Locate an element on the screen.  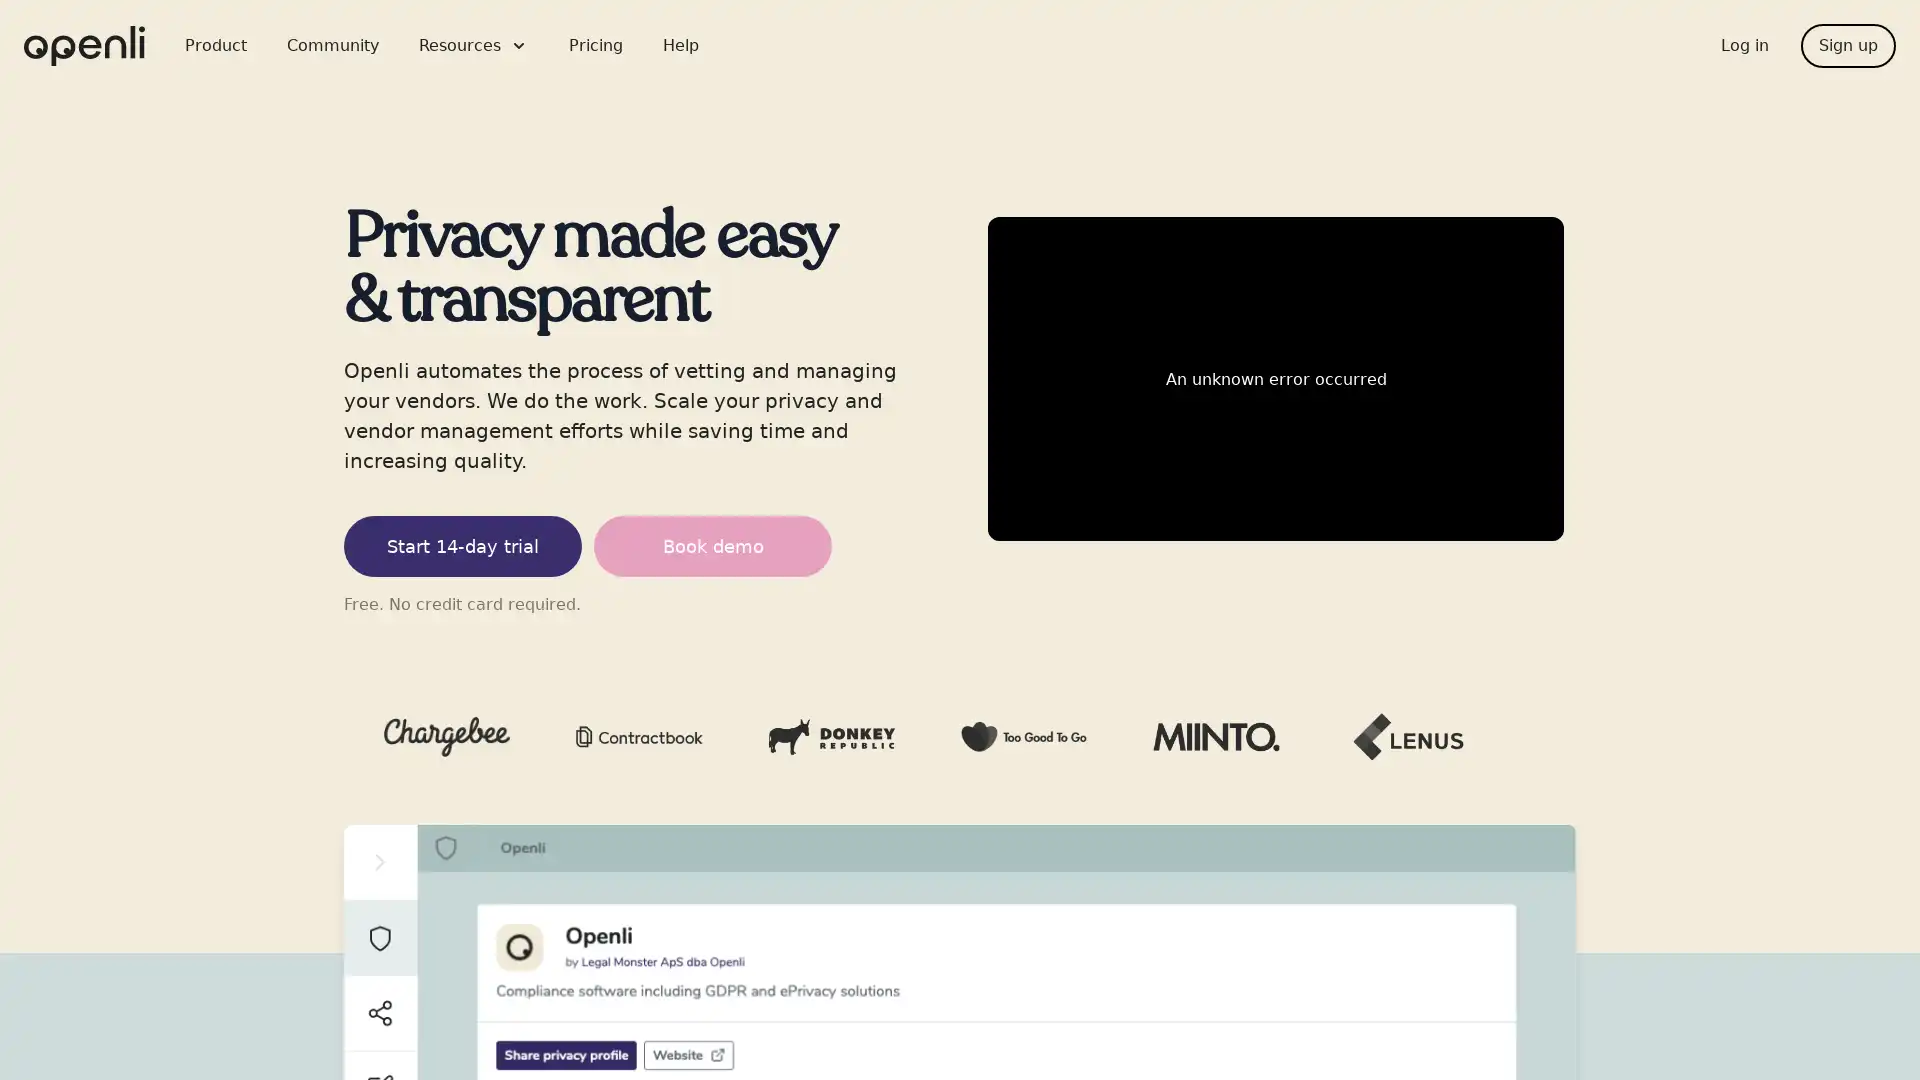
Accept all is located at coordinates (1091, 705).